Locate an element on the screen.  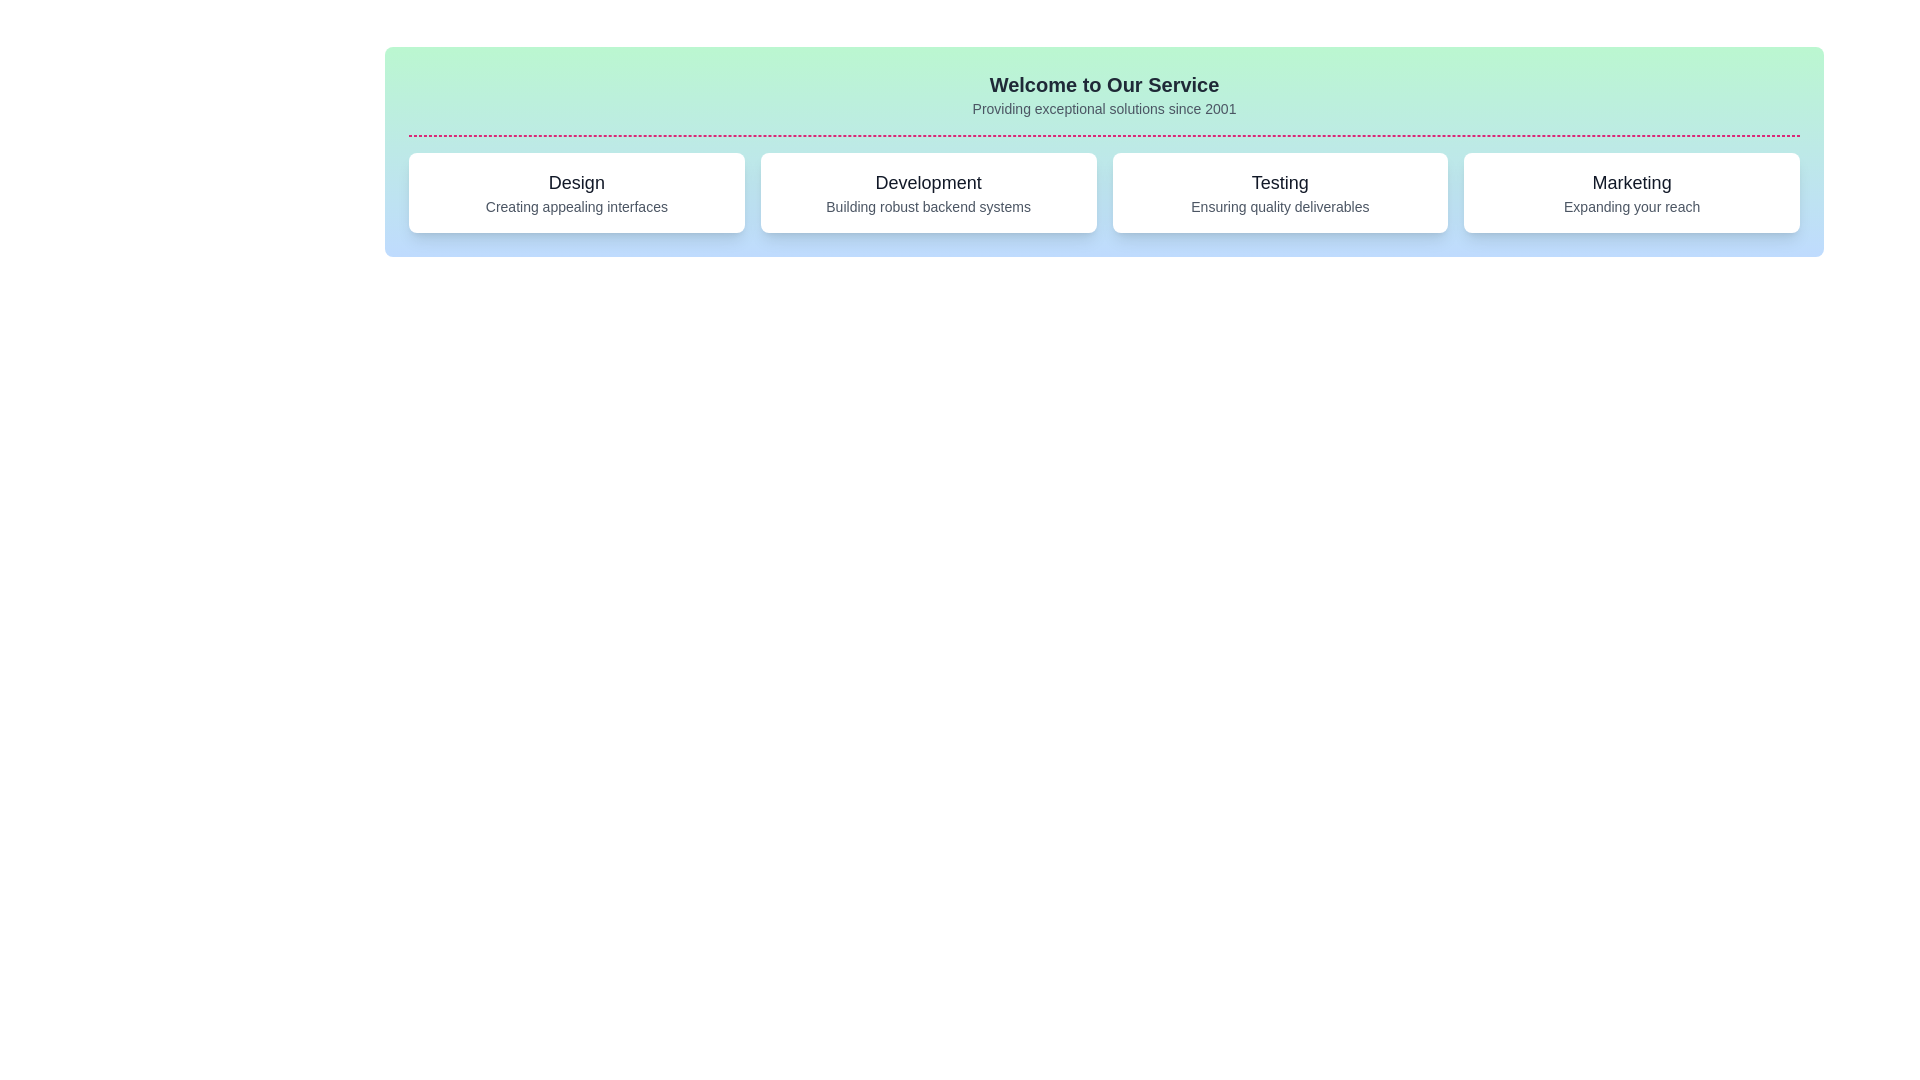
the descriptive subtext of the 'Marketing' card, which is the second text label located at the rightmost position in a row of service cards is located at coordinates (1632, 207).